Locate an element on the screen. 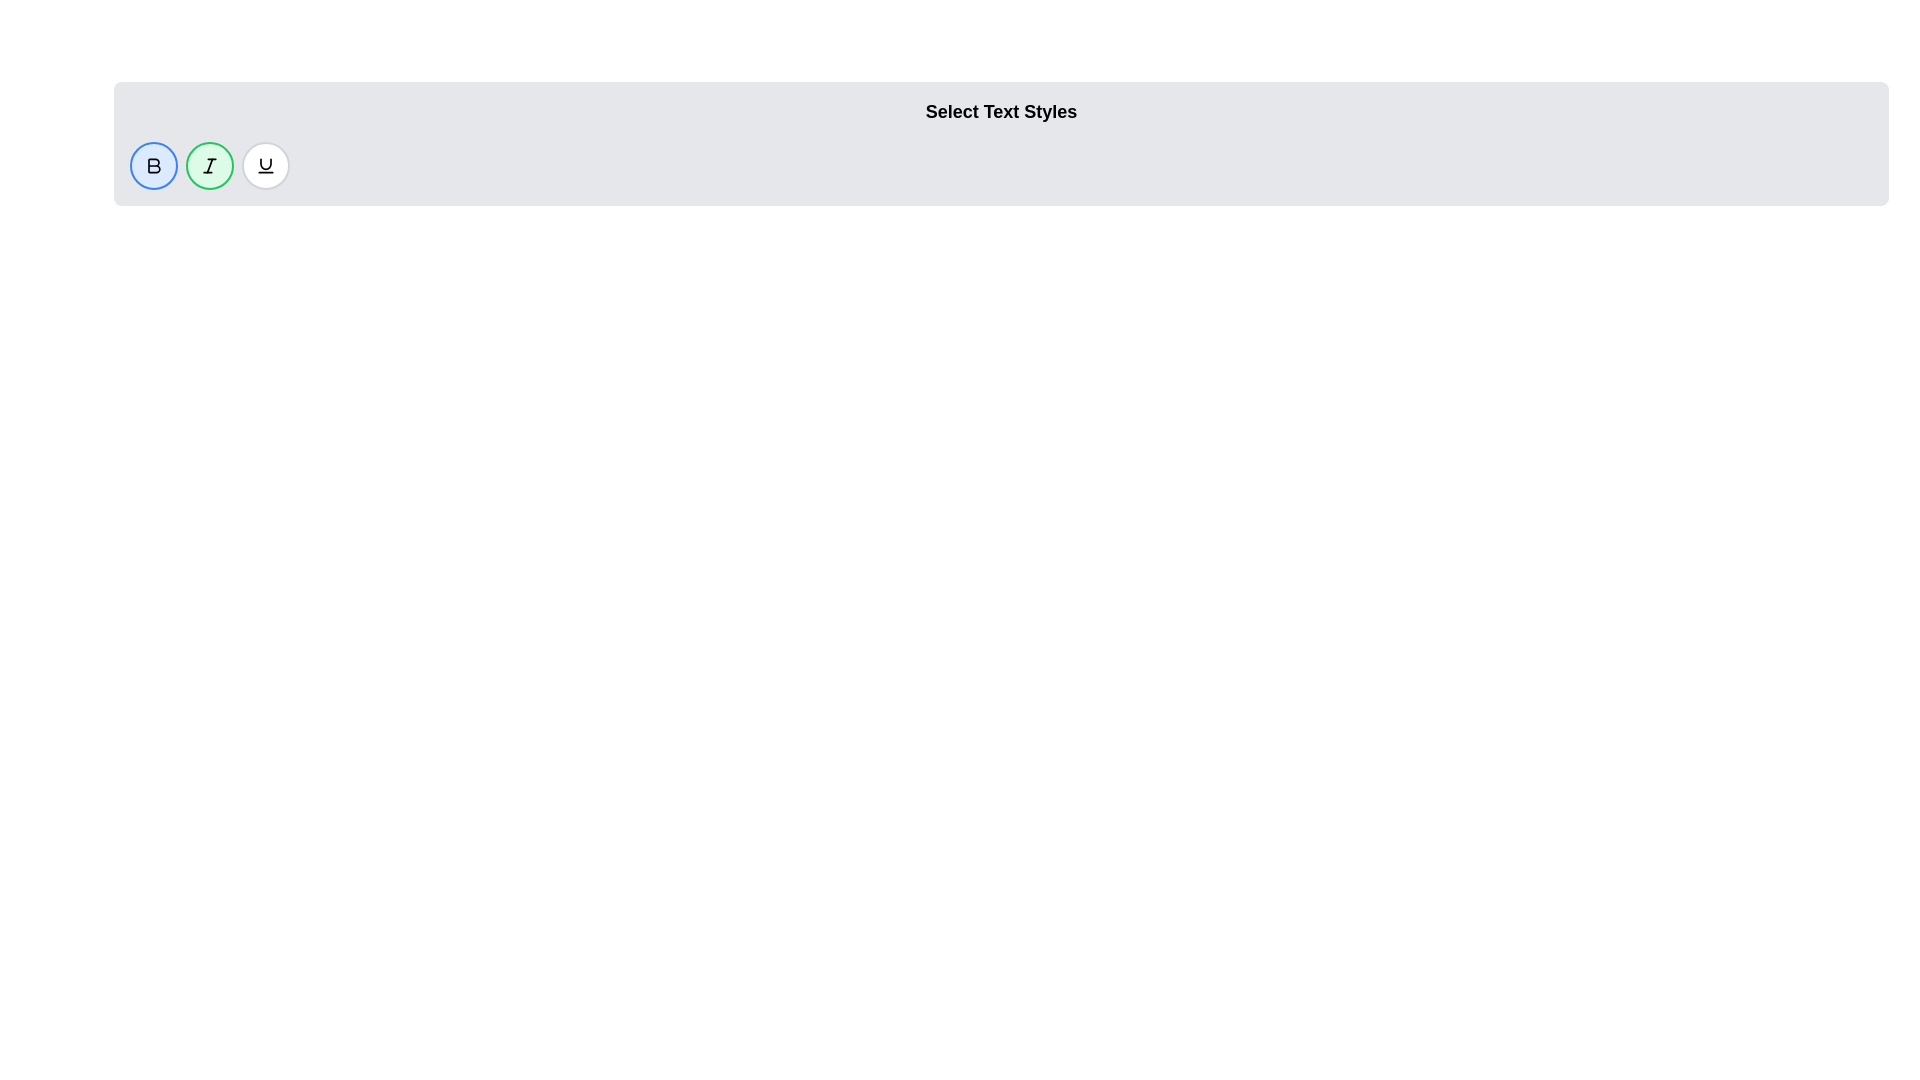 This screenshot has width=1920, height=1080. the bold icon button represented by the letter 'B' with a blue outline and light blue fill is located at coordinates (152, 164).